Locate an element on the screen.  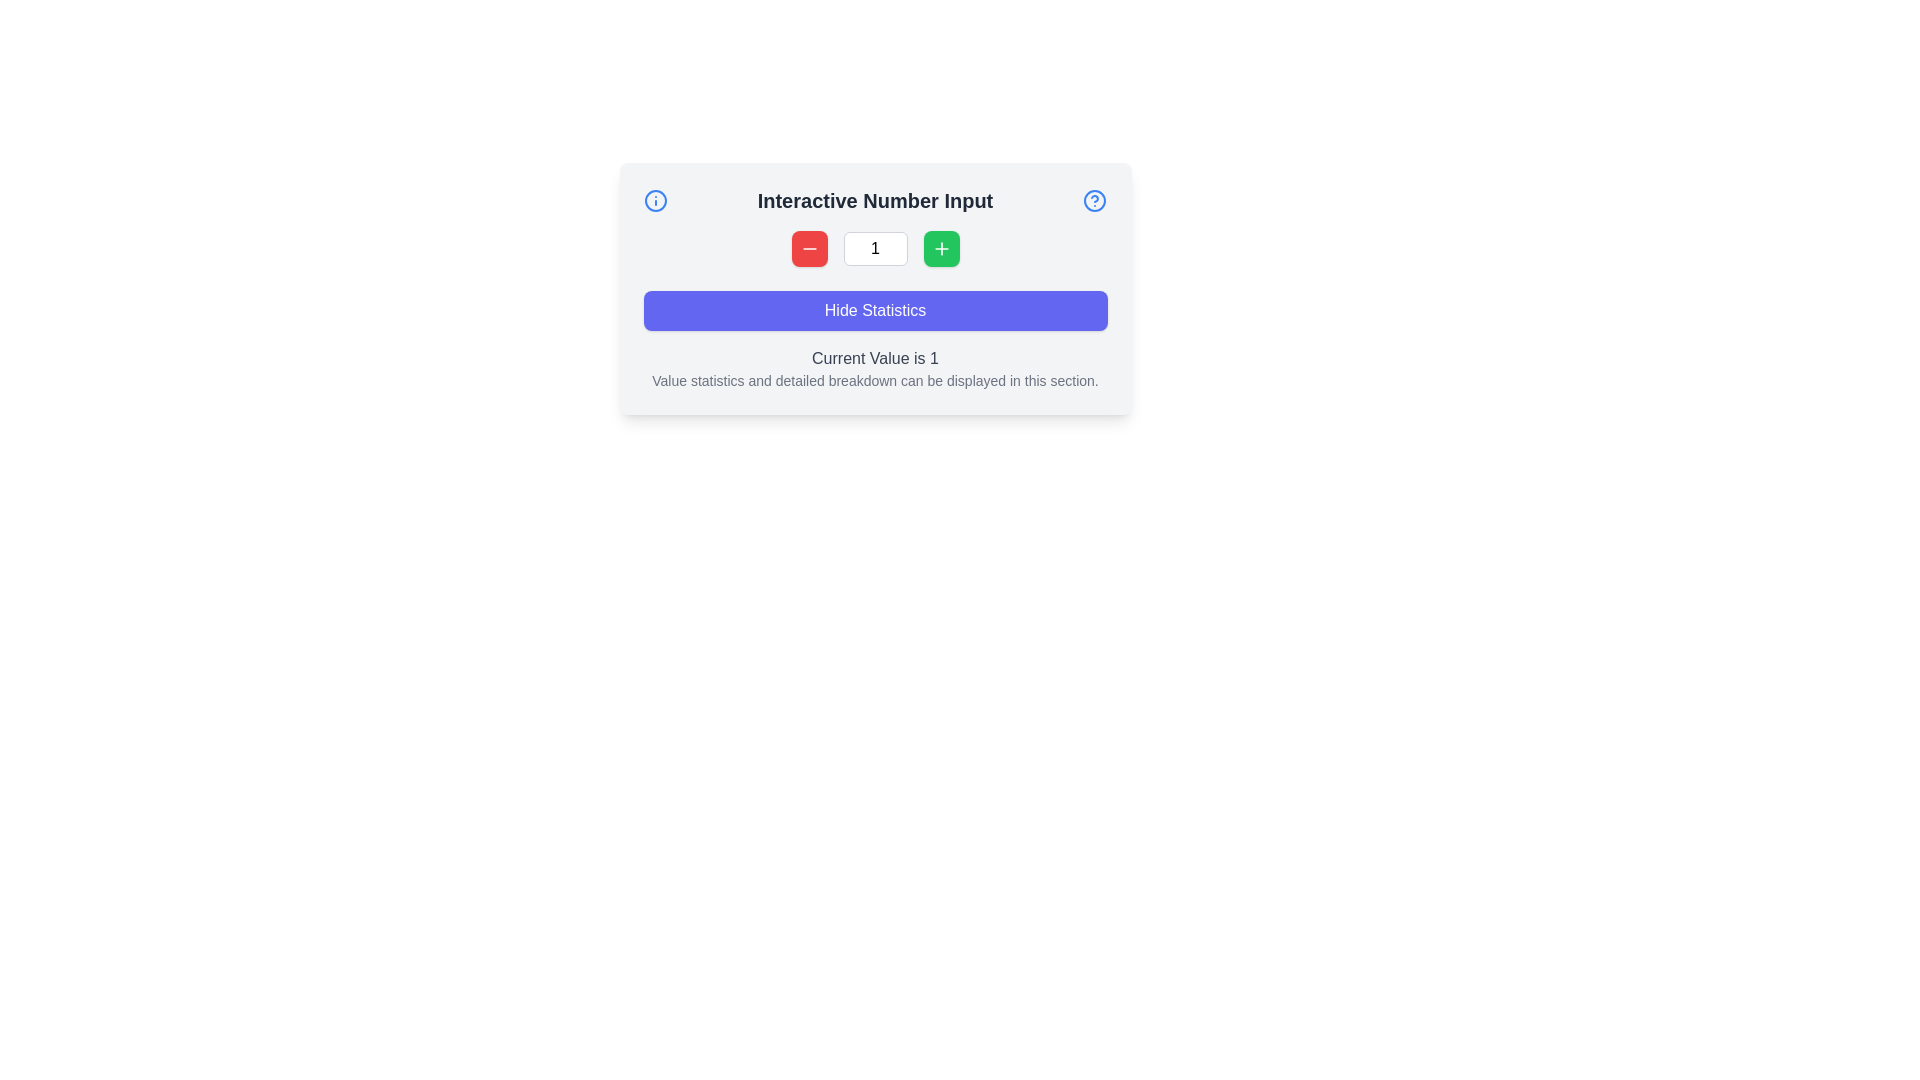
the green square button with a white plus symbol to increase the value is located at coordinates (940, 248).